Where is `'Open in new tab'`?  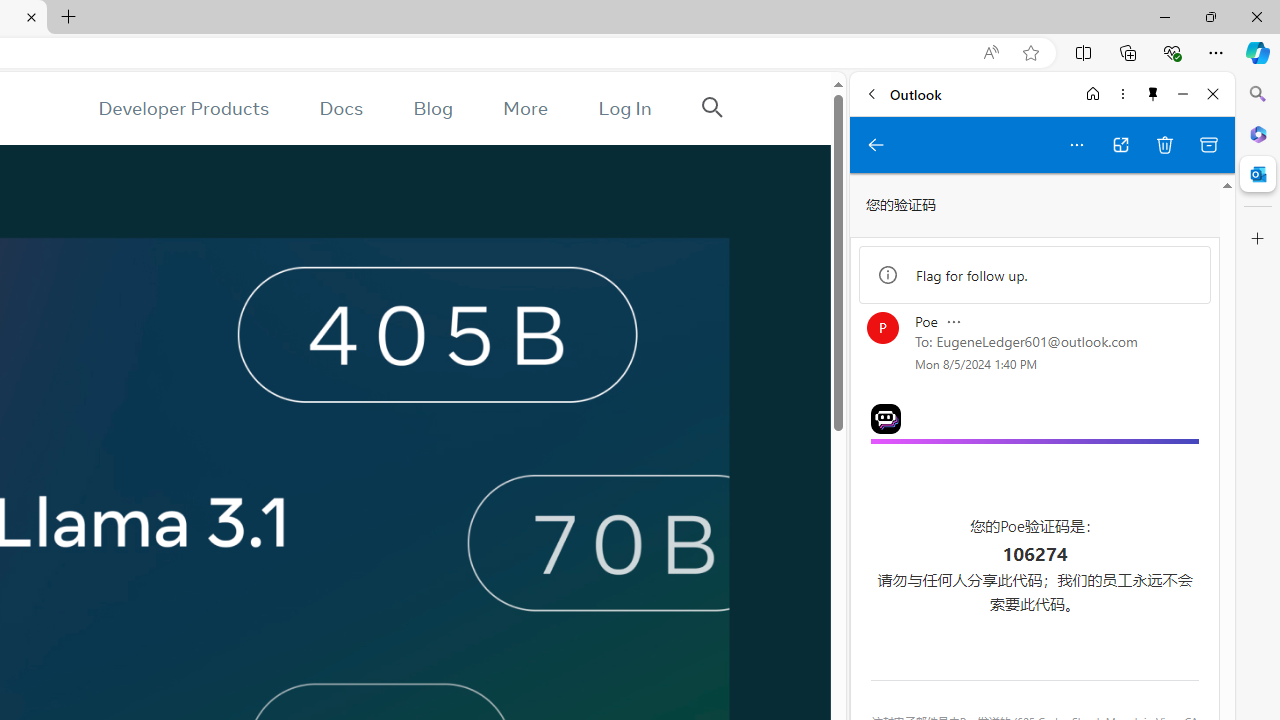
'Open in new tab' is located at coordinates (1120, 144).